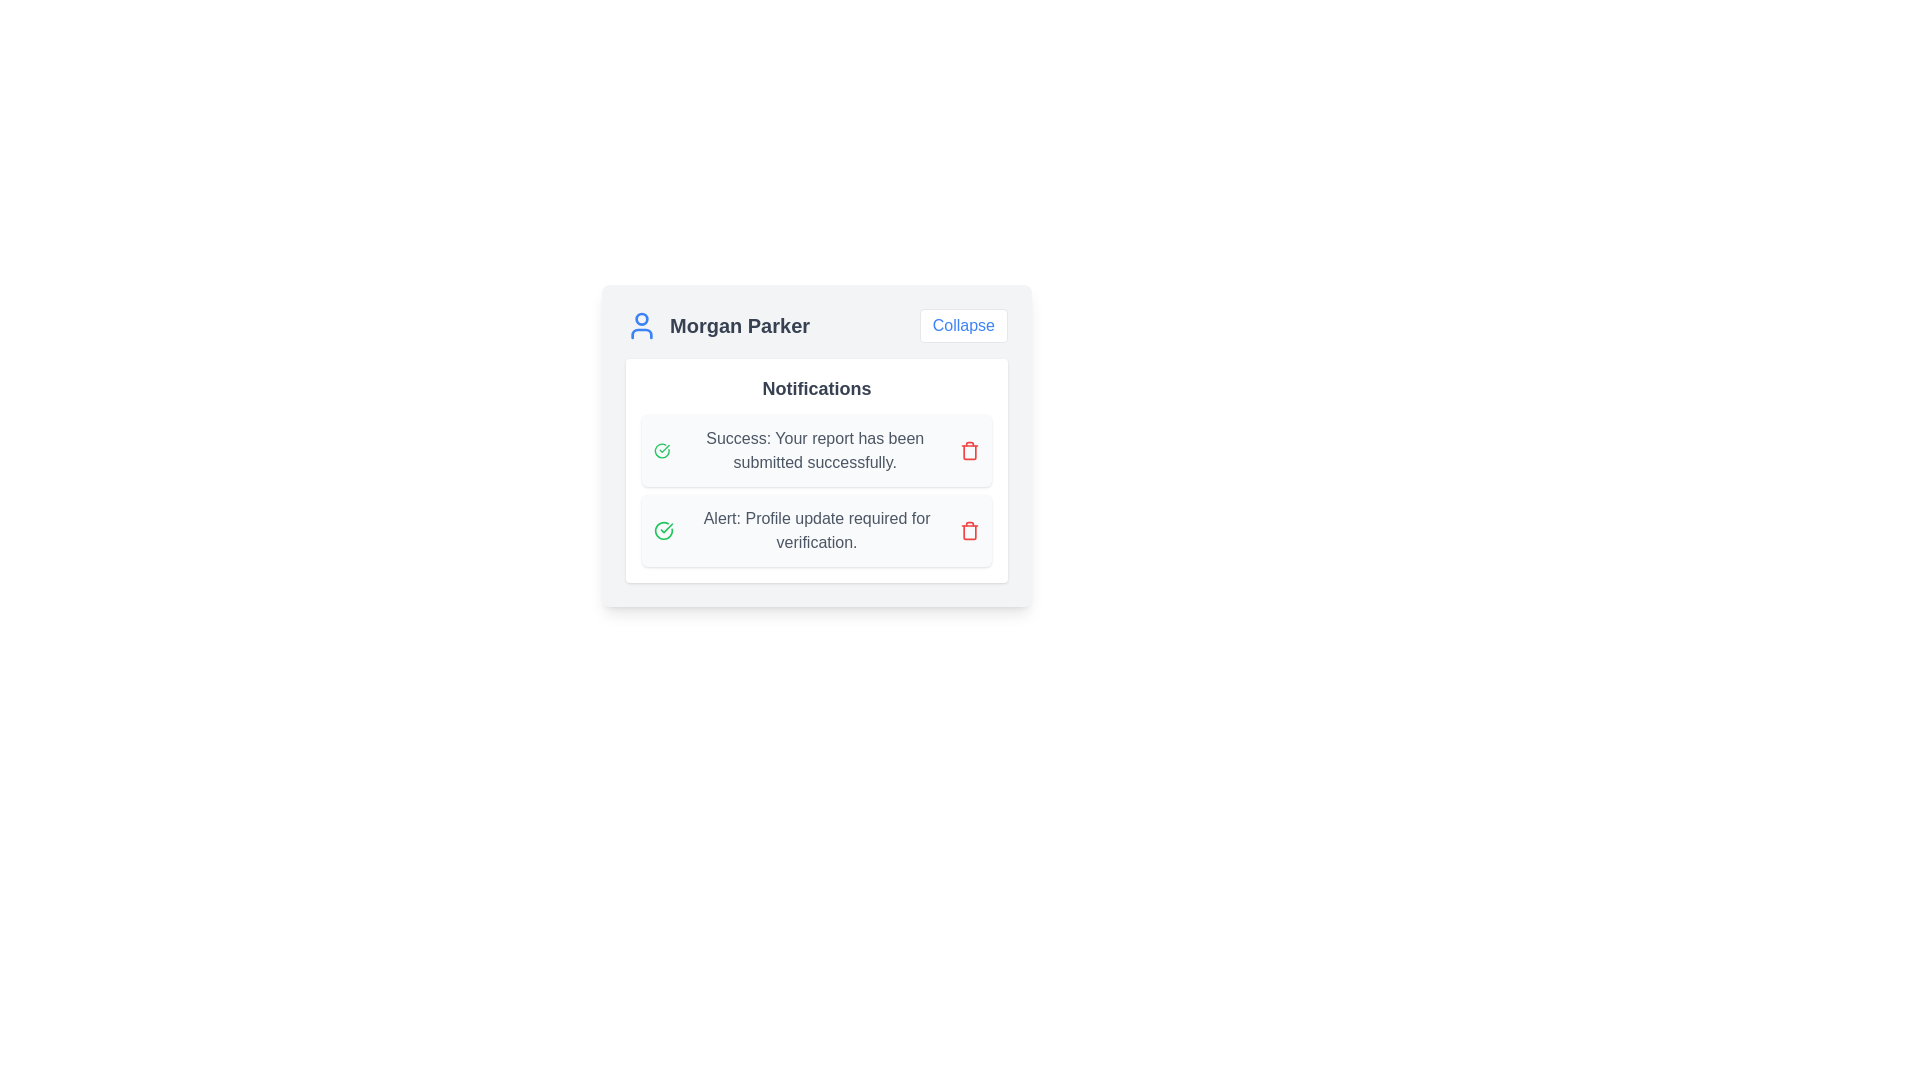 The image size is (1920, 1080). Describe the element at coordinates (815, 451) in the screenshot. I see `informational message displayed in the Text Label located centrally within the notification module, which indicates a successful operation` at that location.